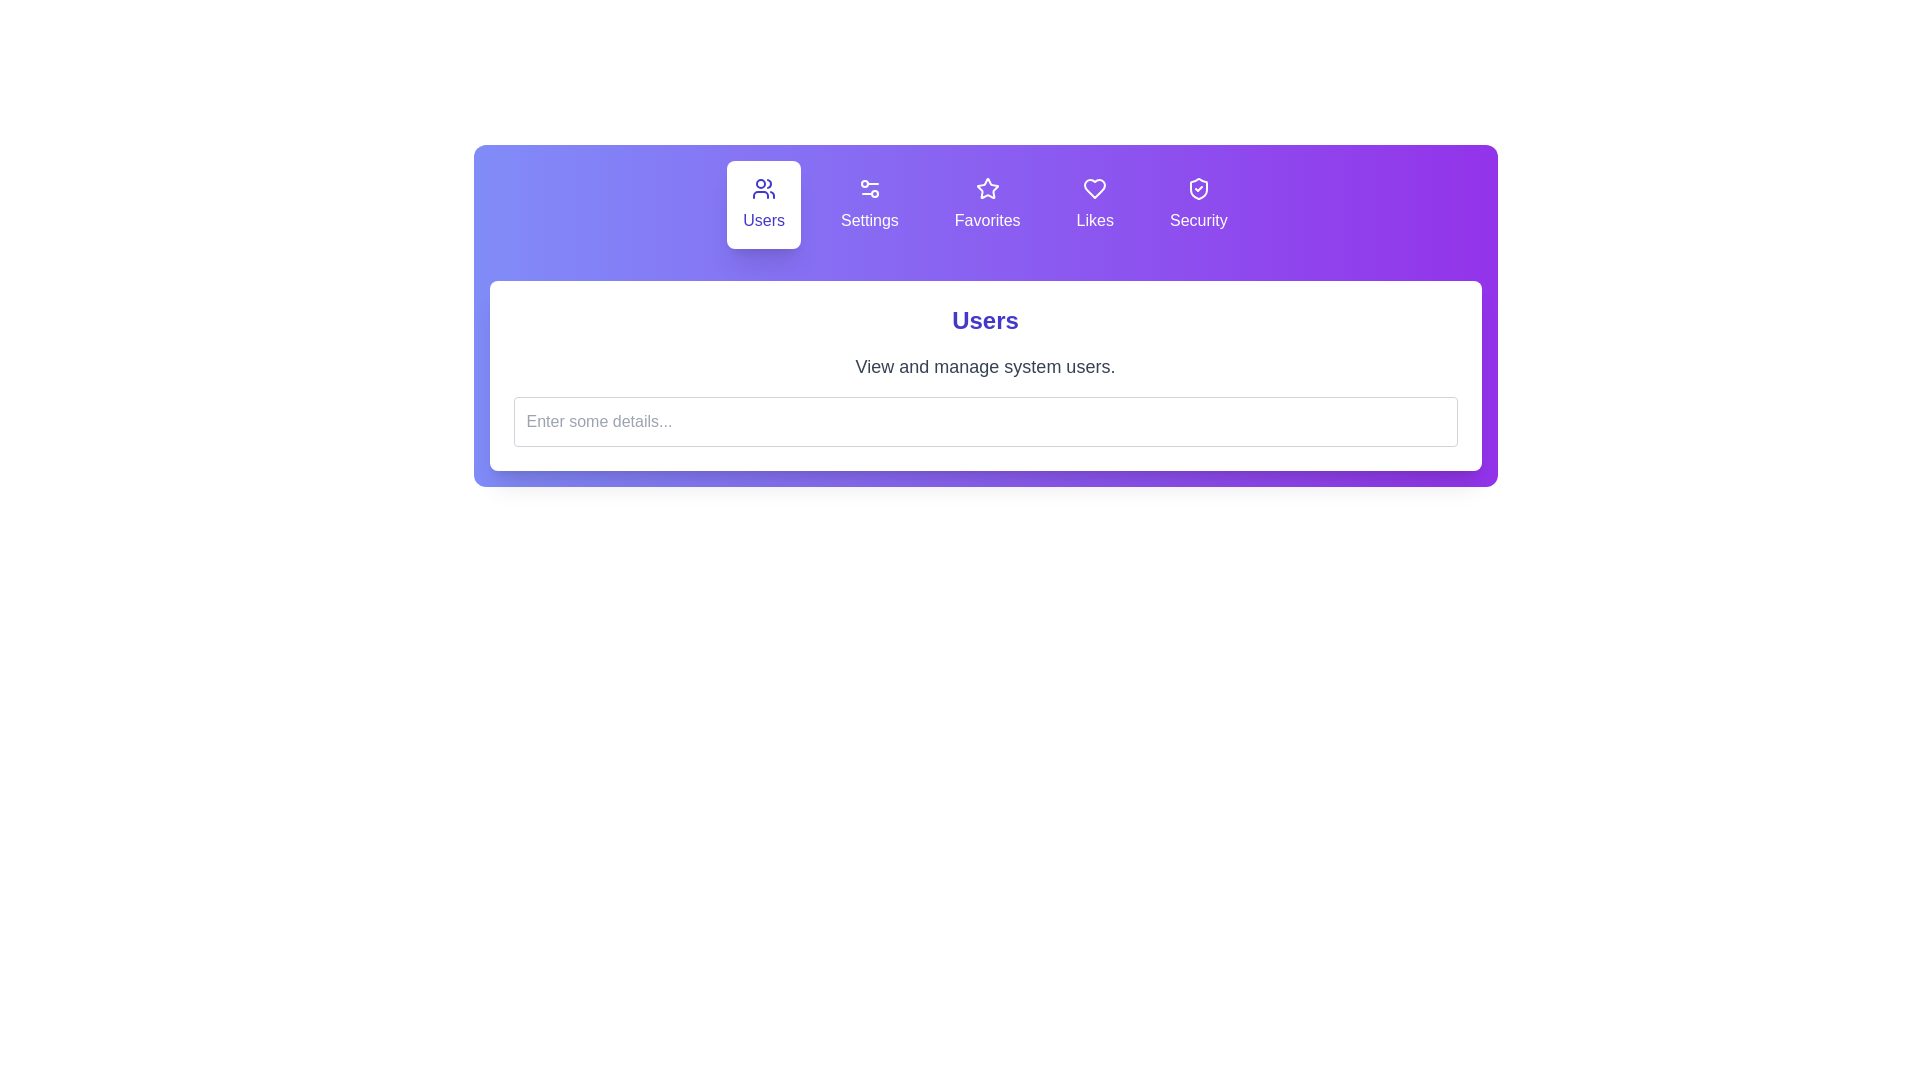 Image resolution: width=1920 pixels, height=1080 pixels. I want to click on the tab labeled Users to read its description, so click(763, 204).